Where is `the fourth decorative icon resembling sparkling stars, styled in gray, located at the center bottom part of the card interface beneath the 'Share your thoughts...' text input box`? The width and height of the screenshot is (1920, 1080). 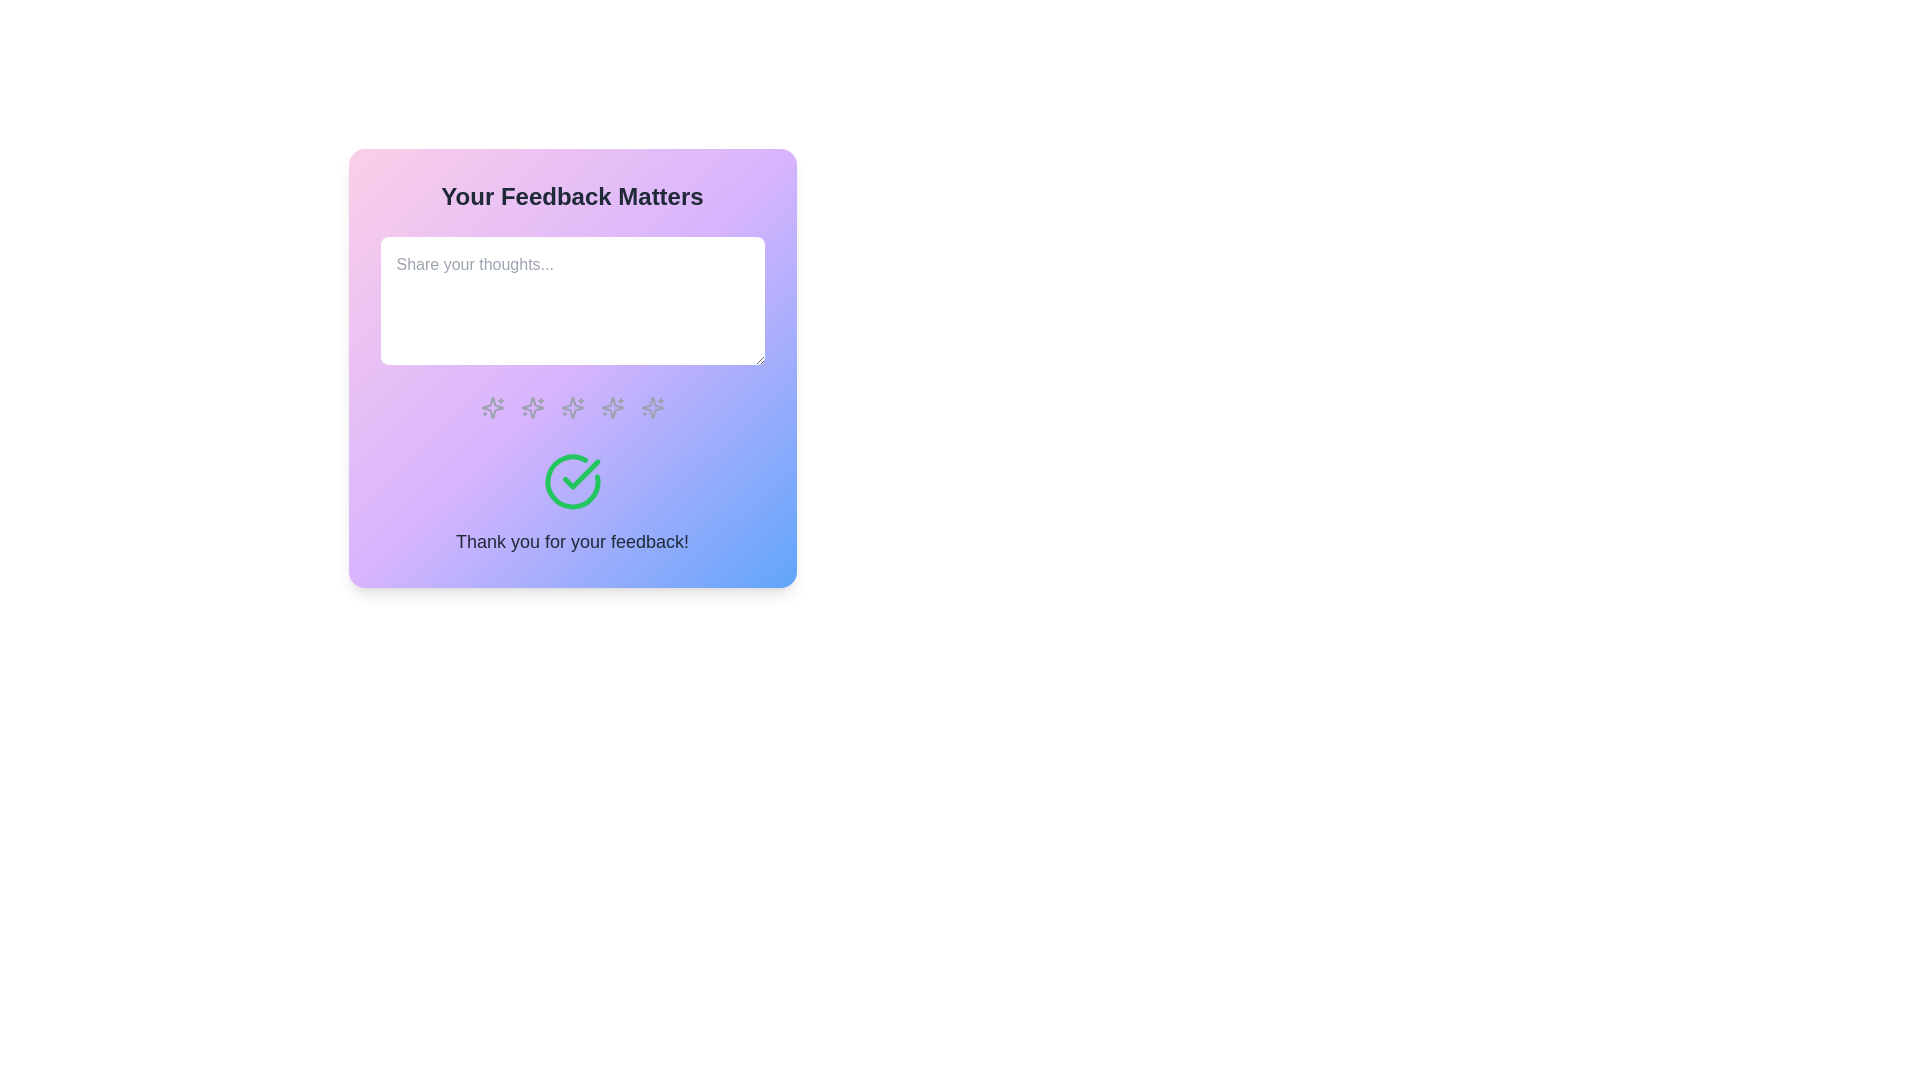
the fourth decorative icon resembling sparkling stars, styled in gray, located at the center bottom part of the card interface beneath the 'Share your thoughts...' text input box is located at coordinates (571, 407).